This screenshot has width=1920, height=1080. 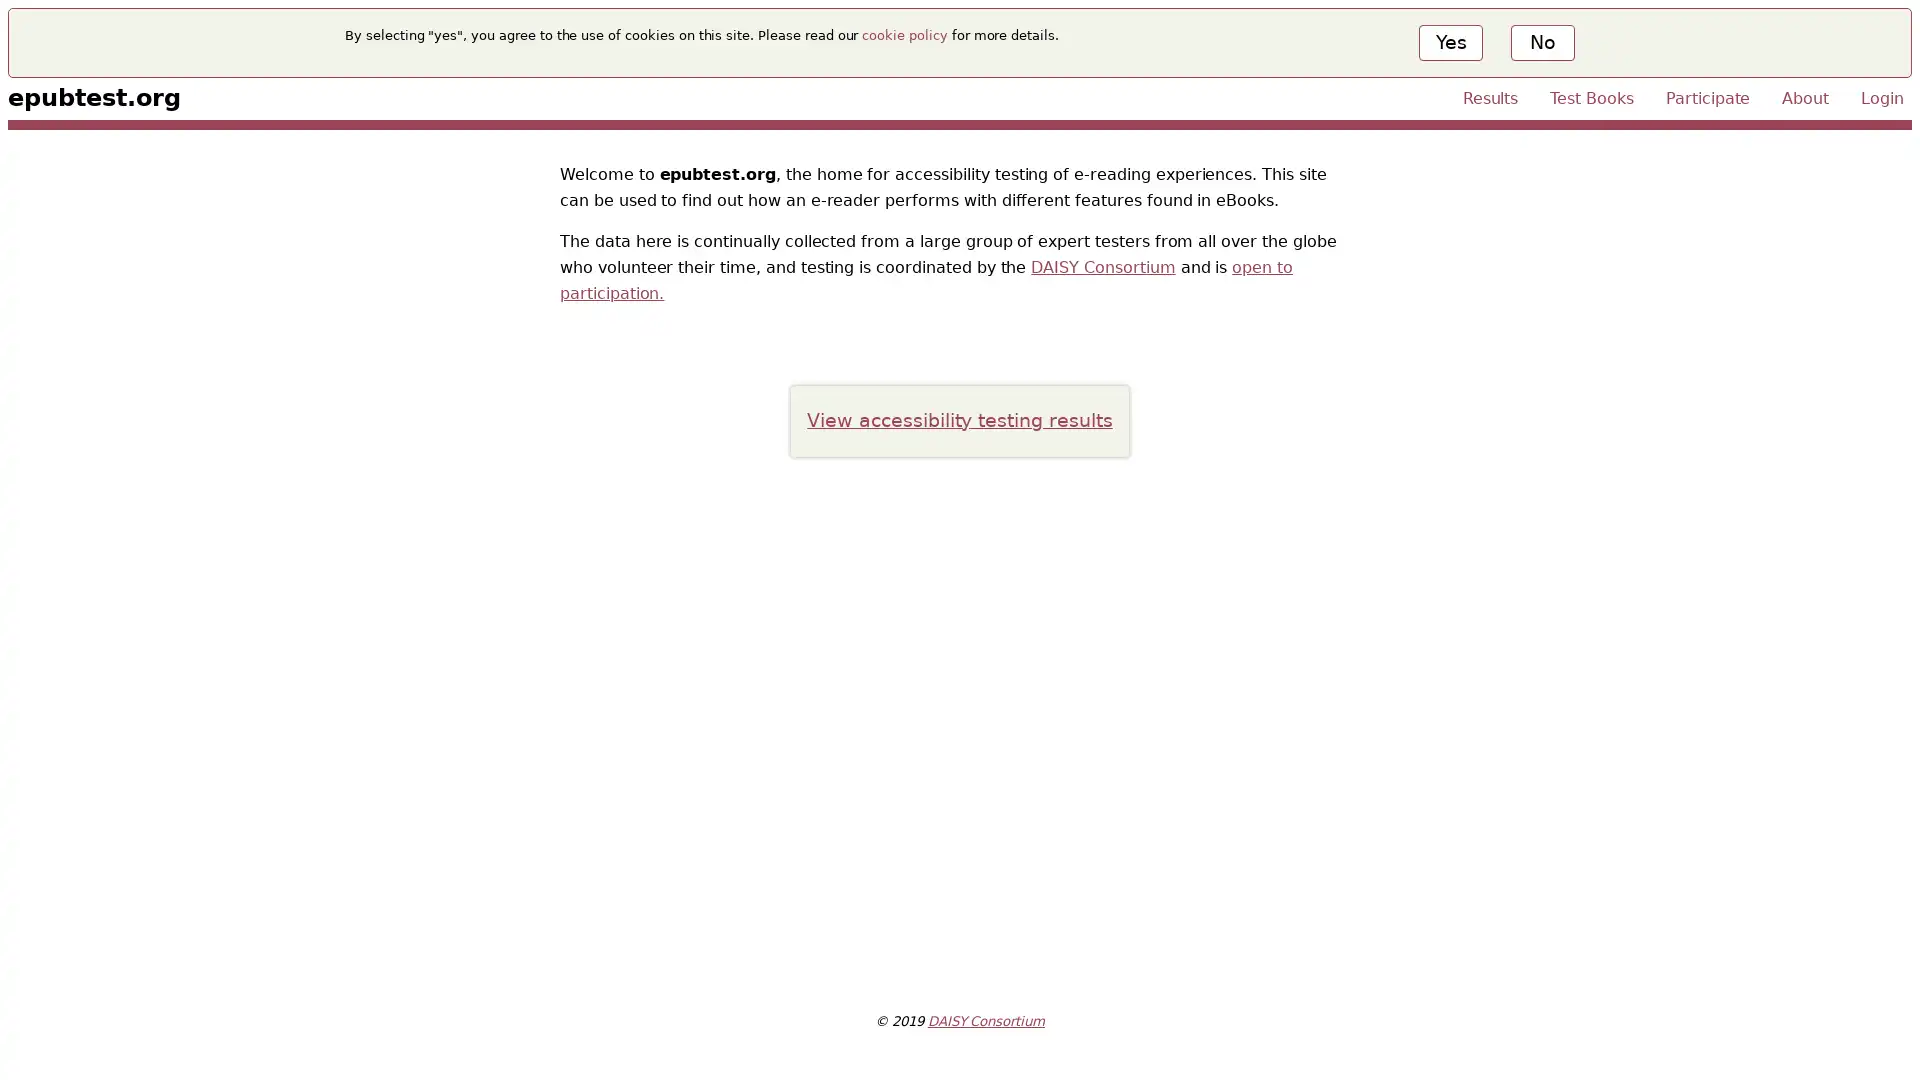 I want to click on Yes, so click(x=1450, y=42).